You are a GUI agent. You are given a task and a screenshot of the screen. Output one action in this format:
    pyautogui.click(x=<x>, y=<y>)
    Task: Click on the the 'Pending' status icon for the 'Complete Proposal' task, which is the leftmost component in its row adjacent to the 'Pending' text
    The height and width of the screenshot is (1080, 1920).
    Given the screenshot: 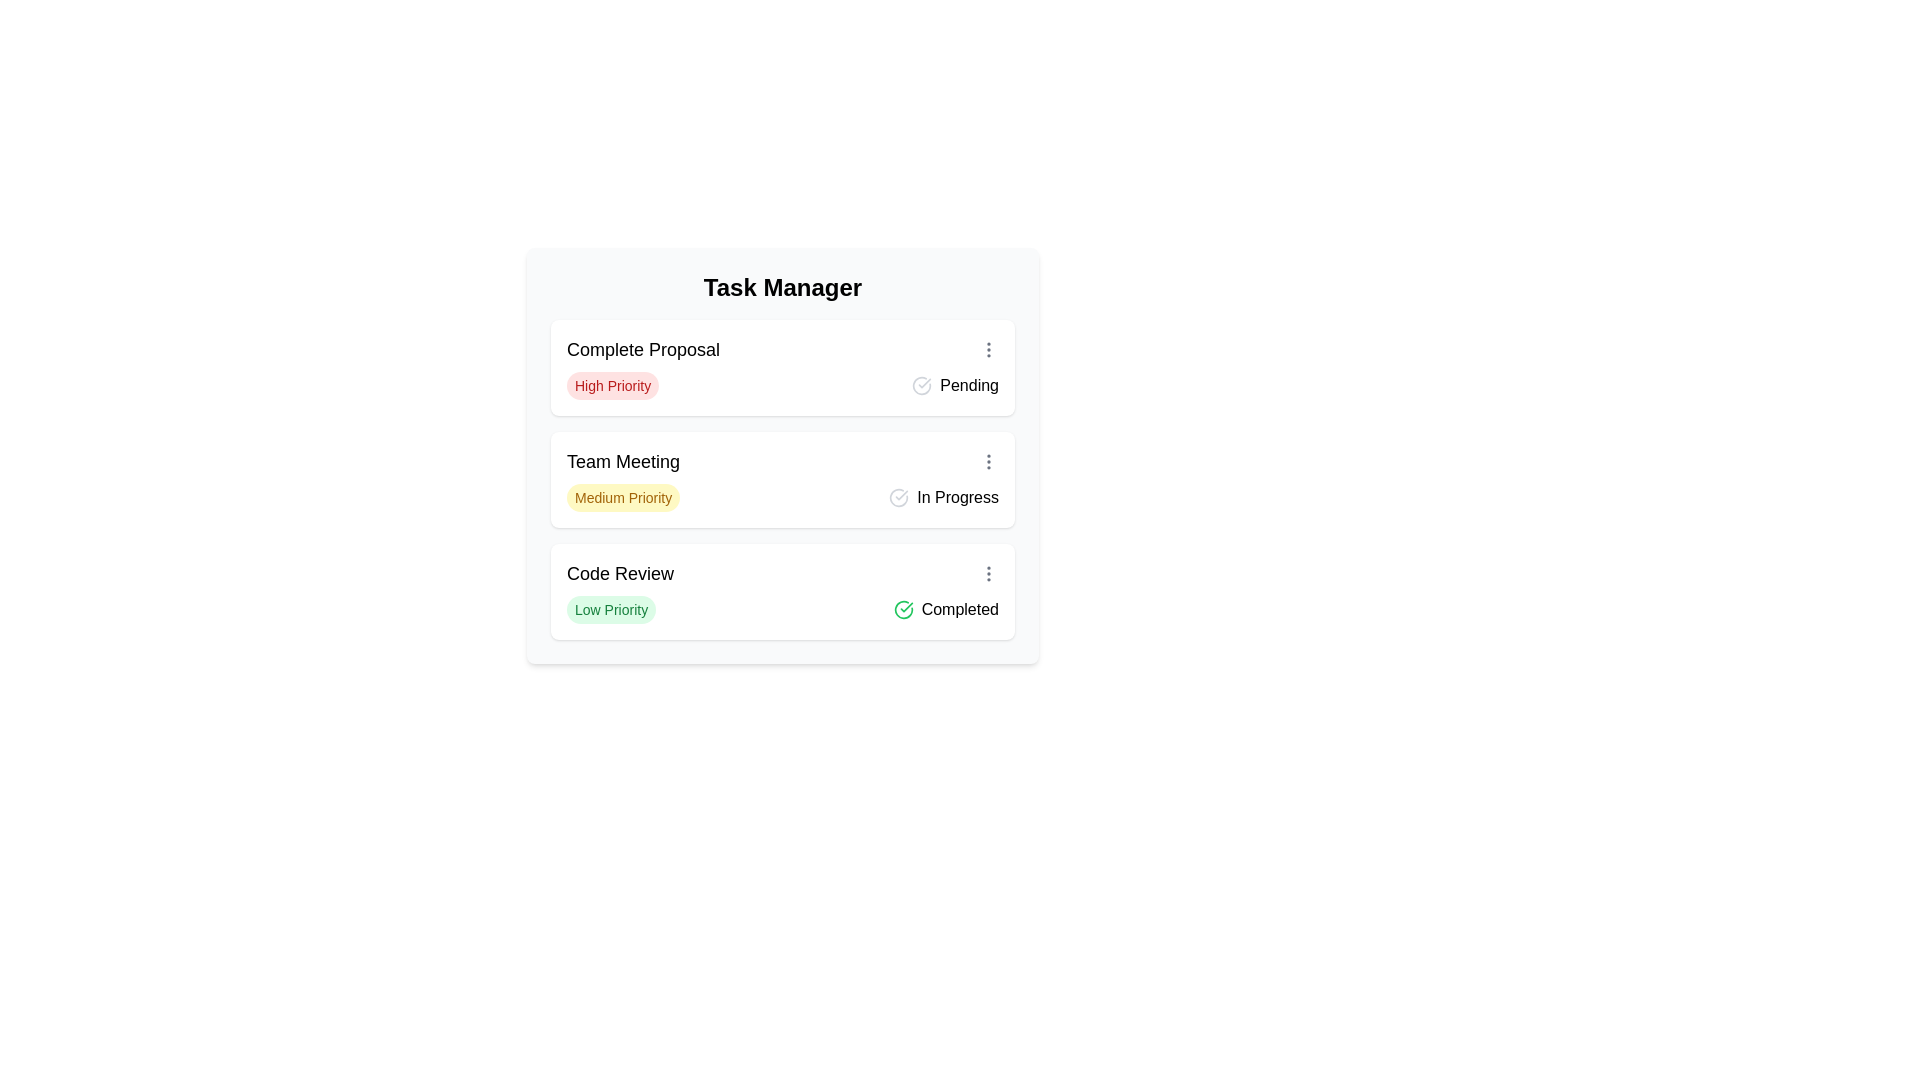 What is the action you would take?
    pyautogui.click(x=921, y=385)
    